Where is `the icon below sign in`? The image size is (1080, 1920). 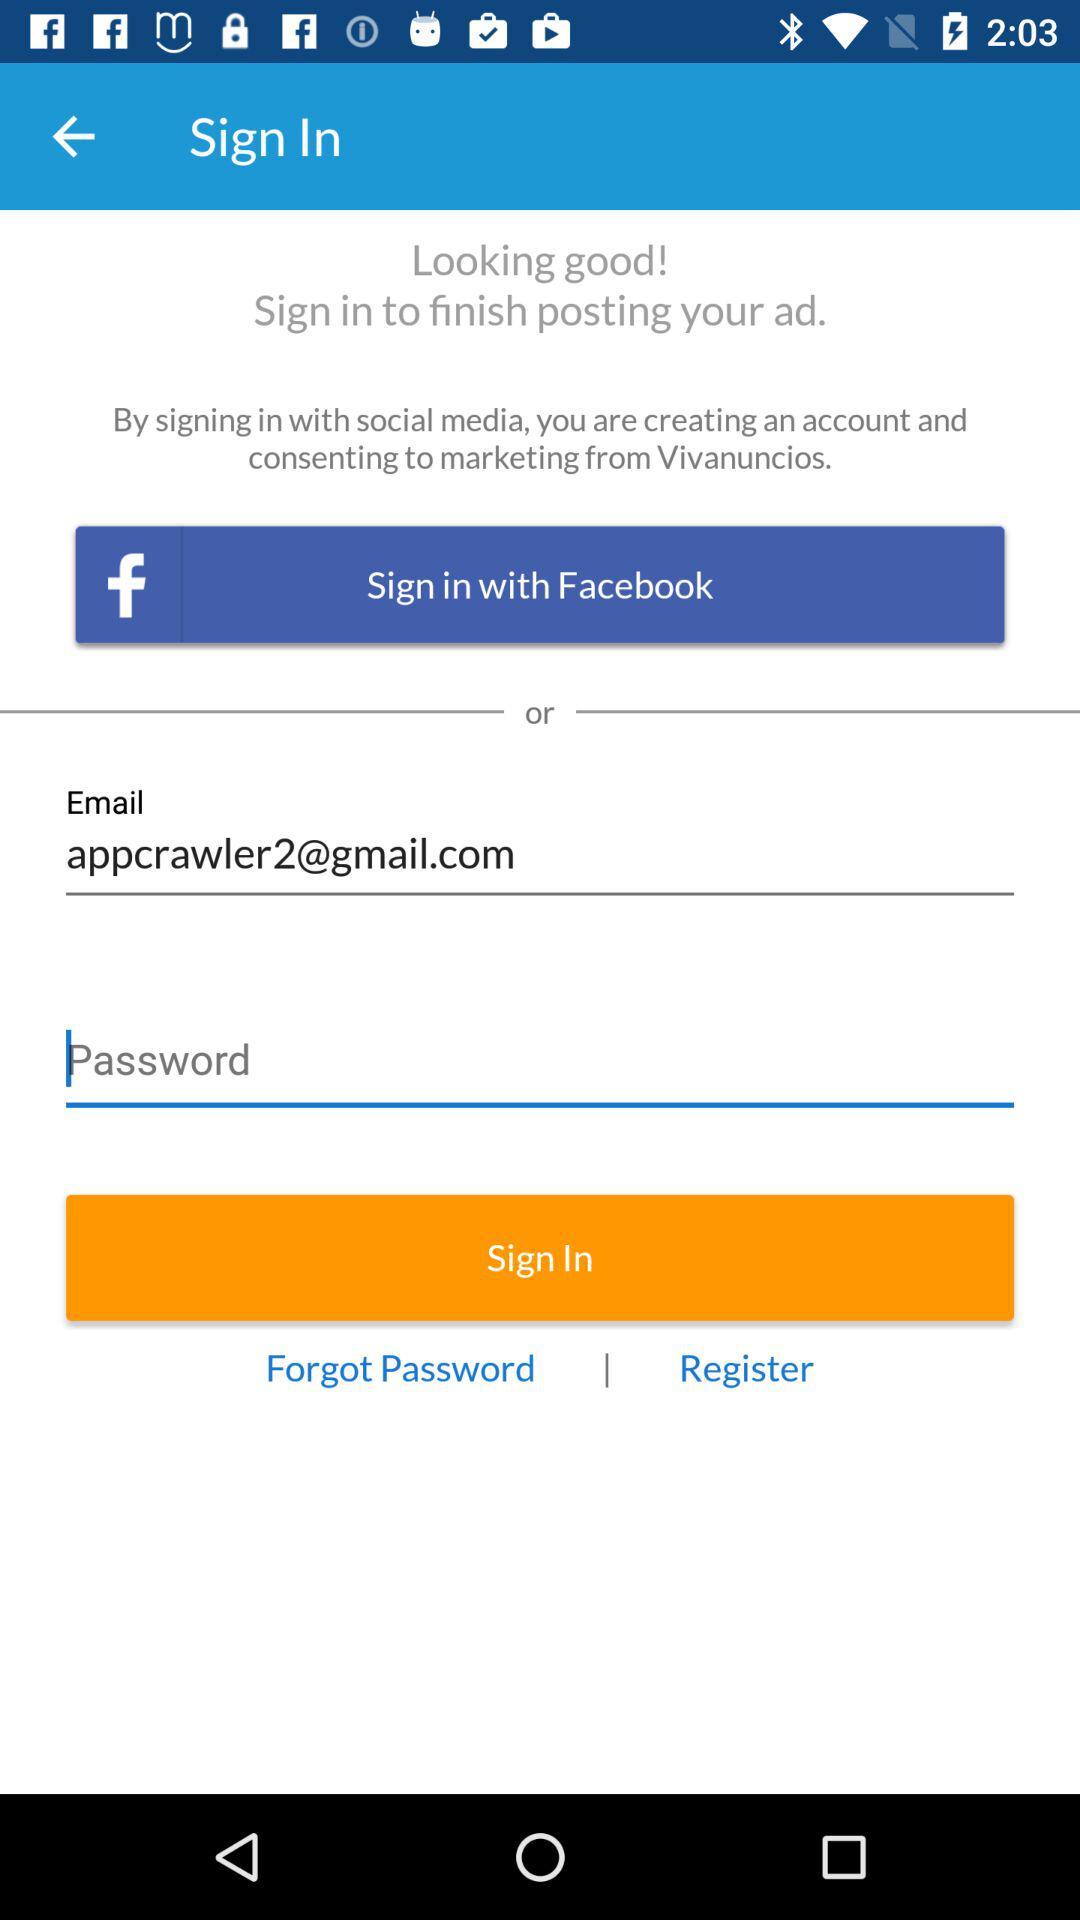 the icon below sign in is located at coordinates (746, 1366).